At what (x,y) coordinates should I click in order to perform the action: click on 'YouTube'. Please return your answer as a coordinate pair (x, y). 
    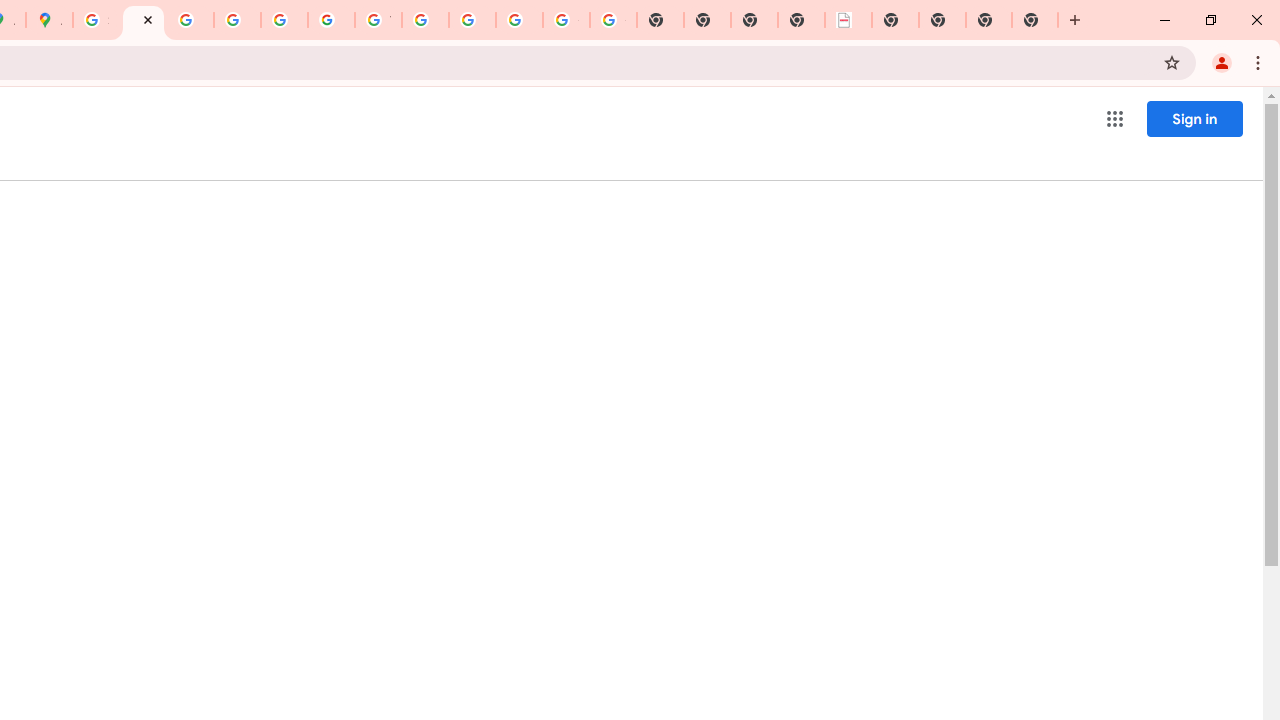
    Looking at the image, I should click on (378, 20).